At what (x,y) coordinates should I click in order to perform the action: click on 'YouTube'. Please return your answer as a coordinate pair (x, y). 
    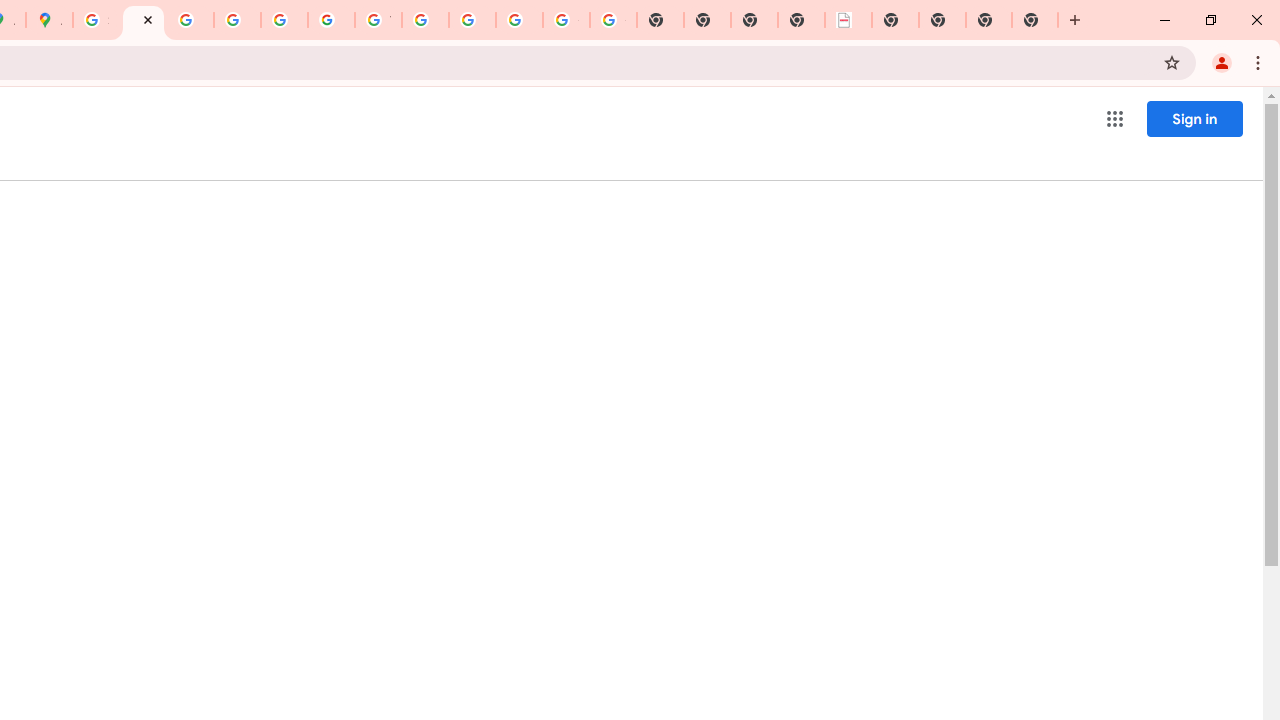
    Looking at the image, I should click on (378, 20).